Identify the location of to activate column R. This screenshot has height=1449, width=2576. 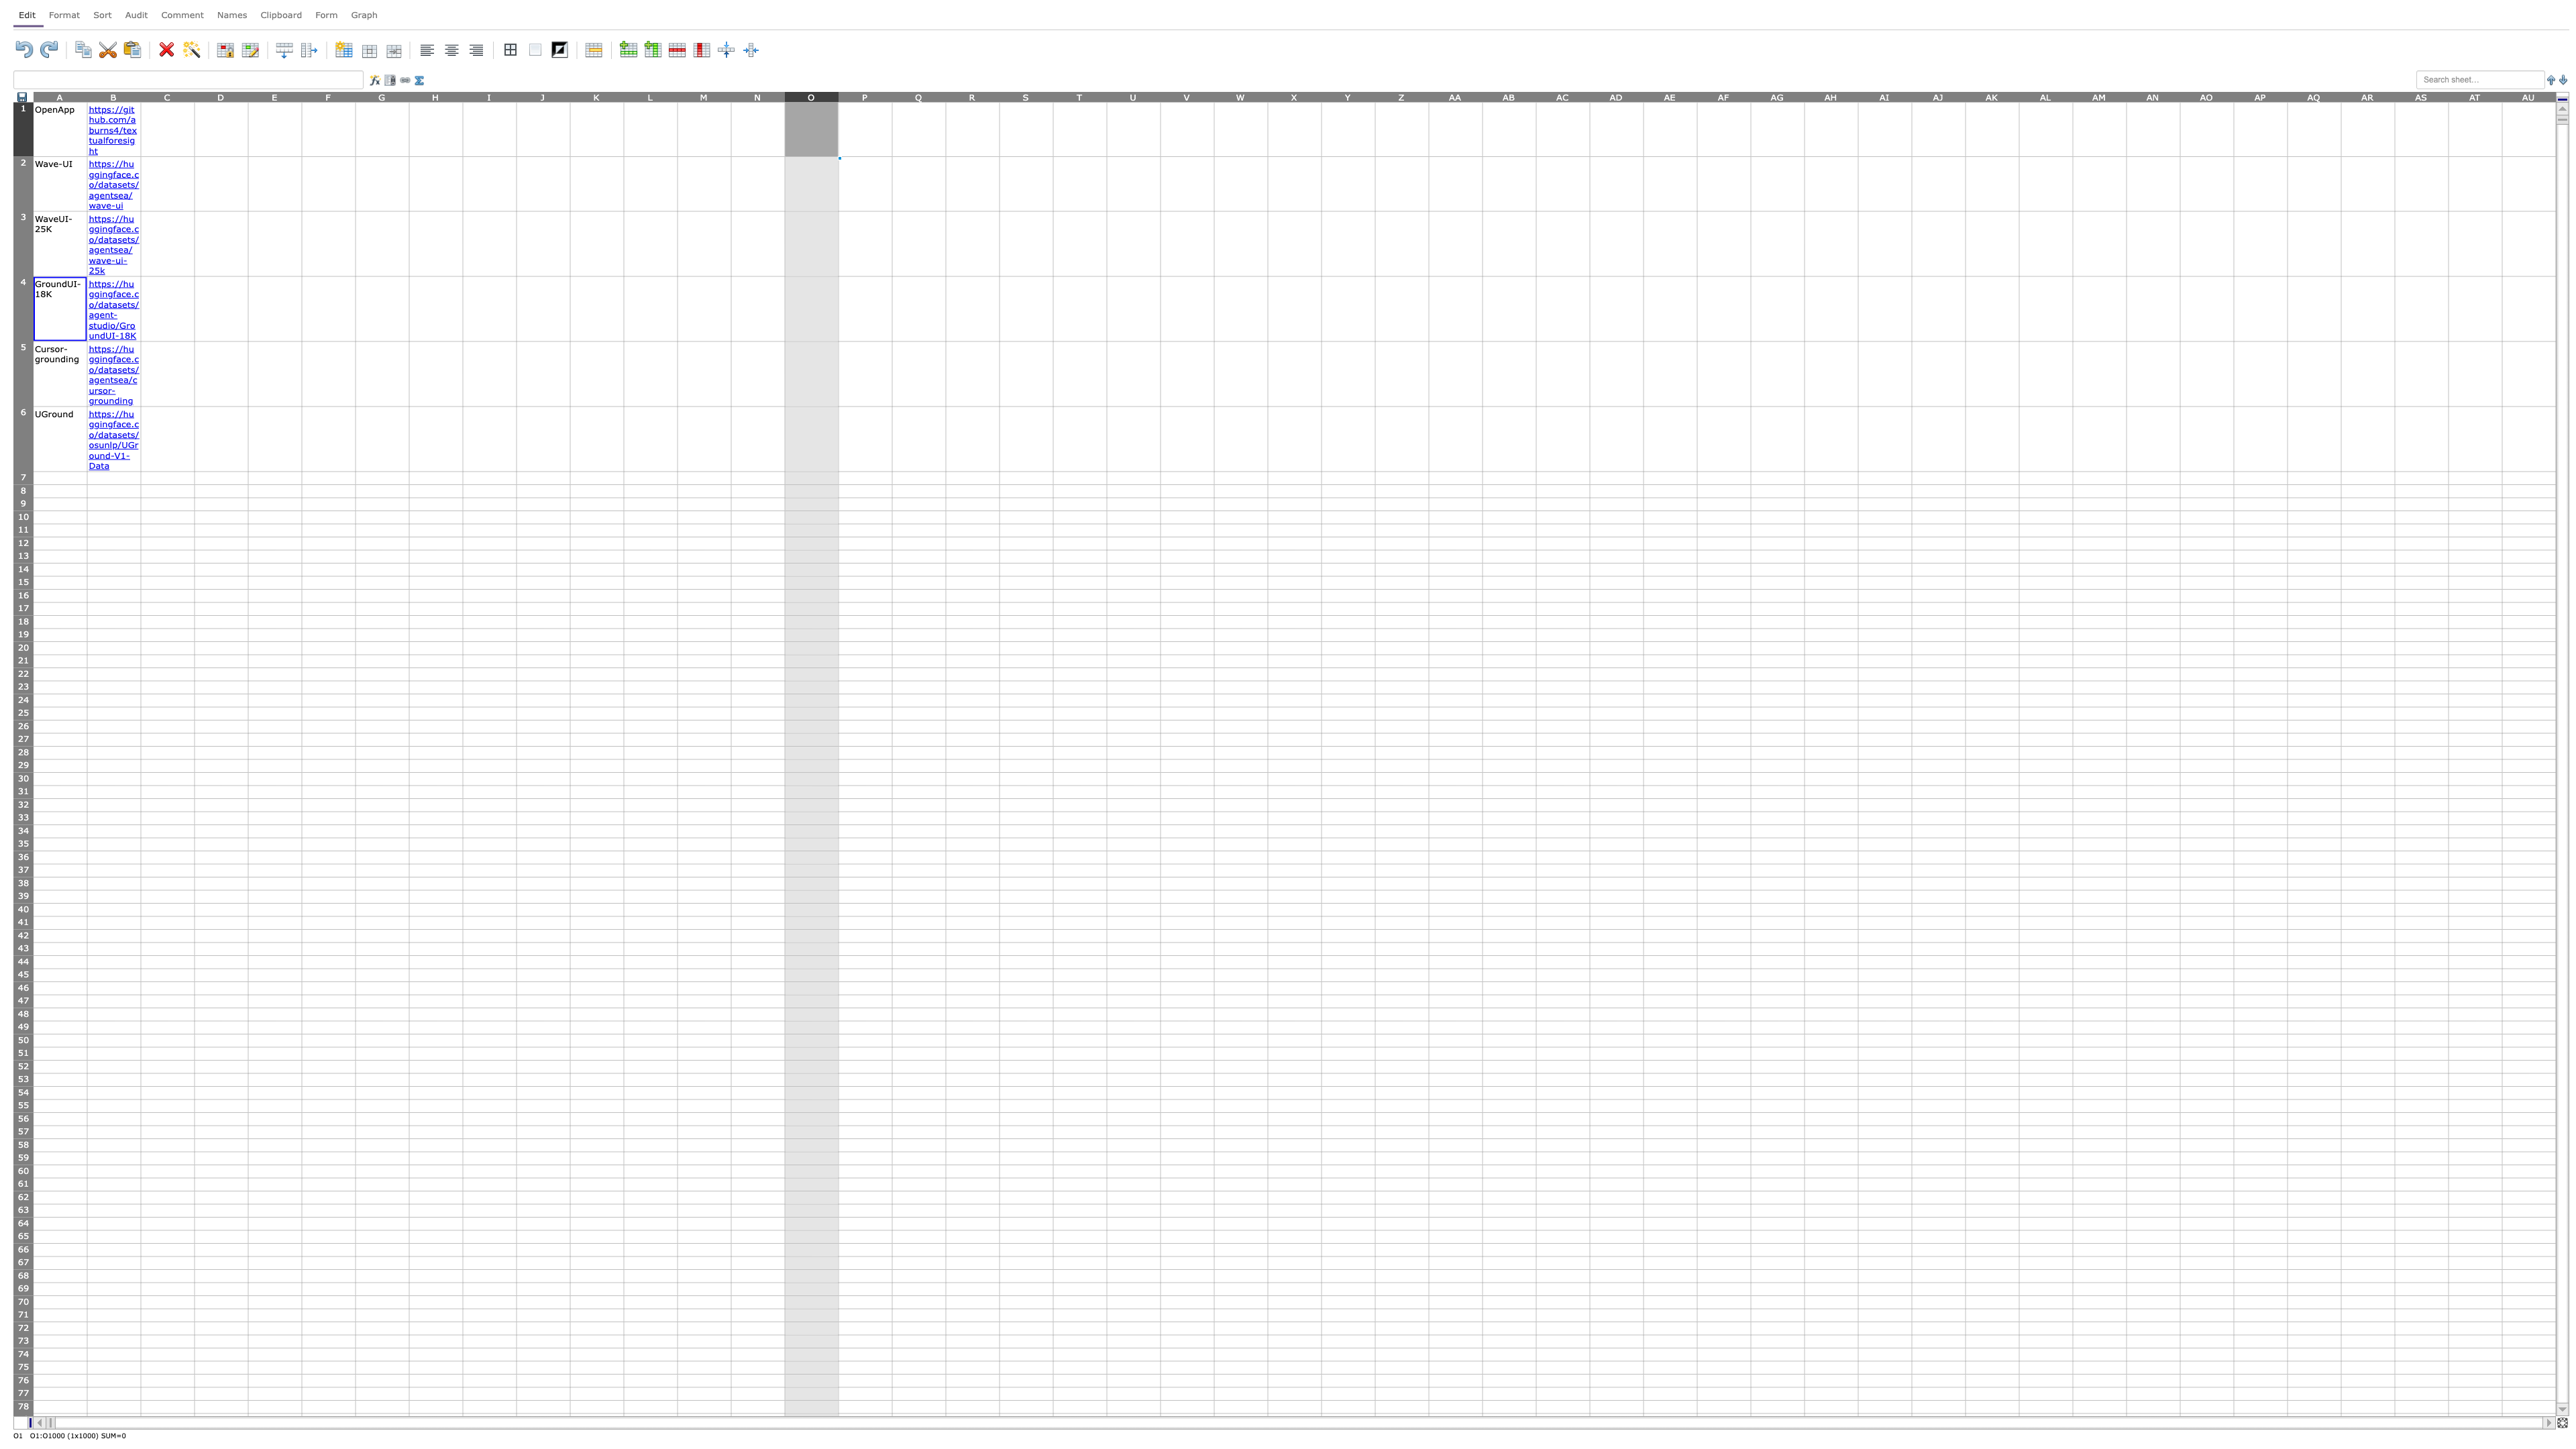
(972, 95).